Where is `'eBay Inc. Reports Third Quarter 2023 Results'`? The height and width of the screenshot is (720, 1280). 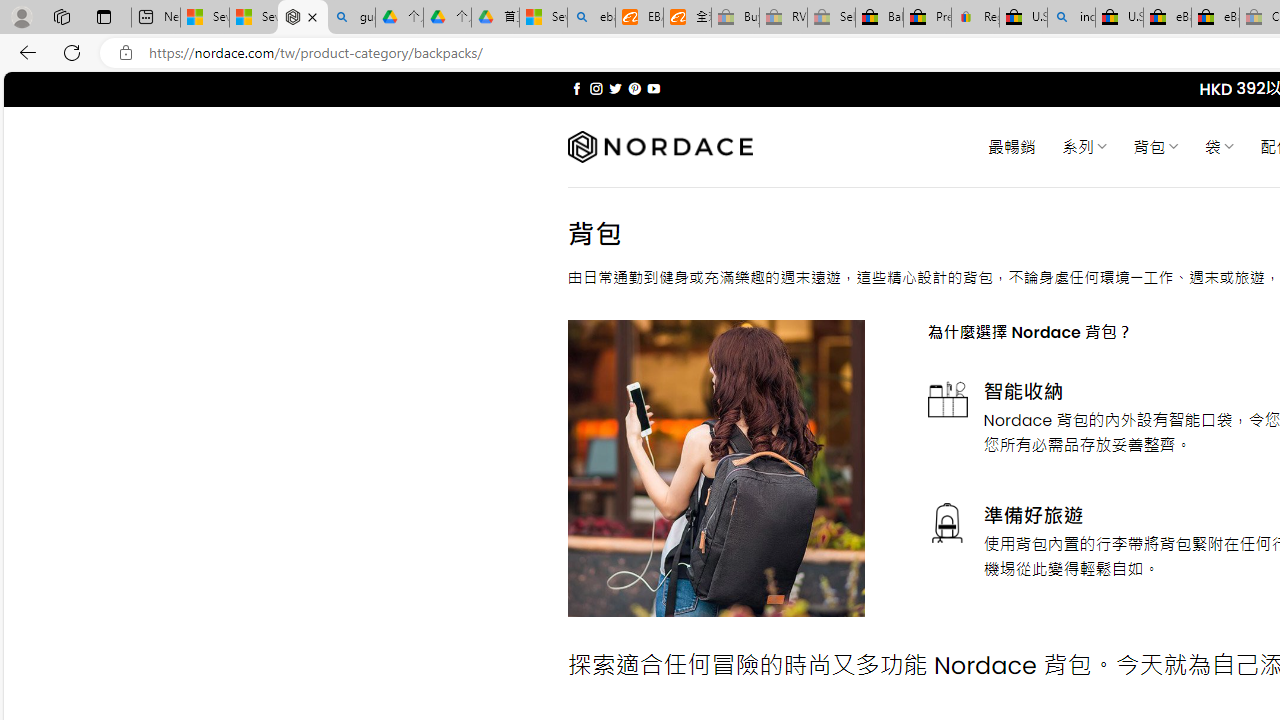 'eBay Inc. Reports Third Quarter 2023 Results' is located at coordinates (1214, 17).